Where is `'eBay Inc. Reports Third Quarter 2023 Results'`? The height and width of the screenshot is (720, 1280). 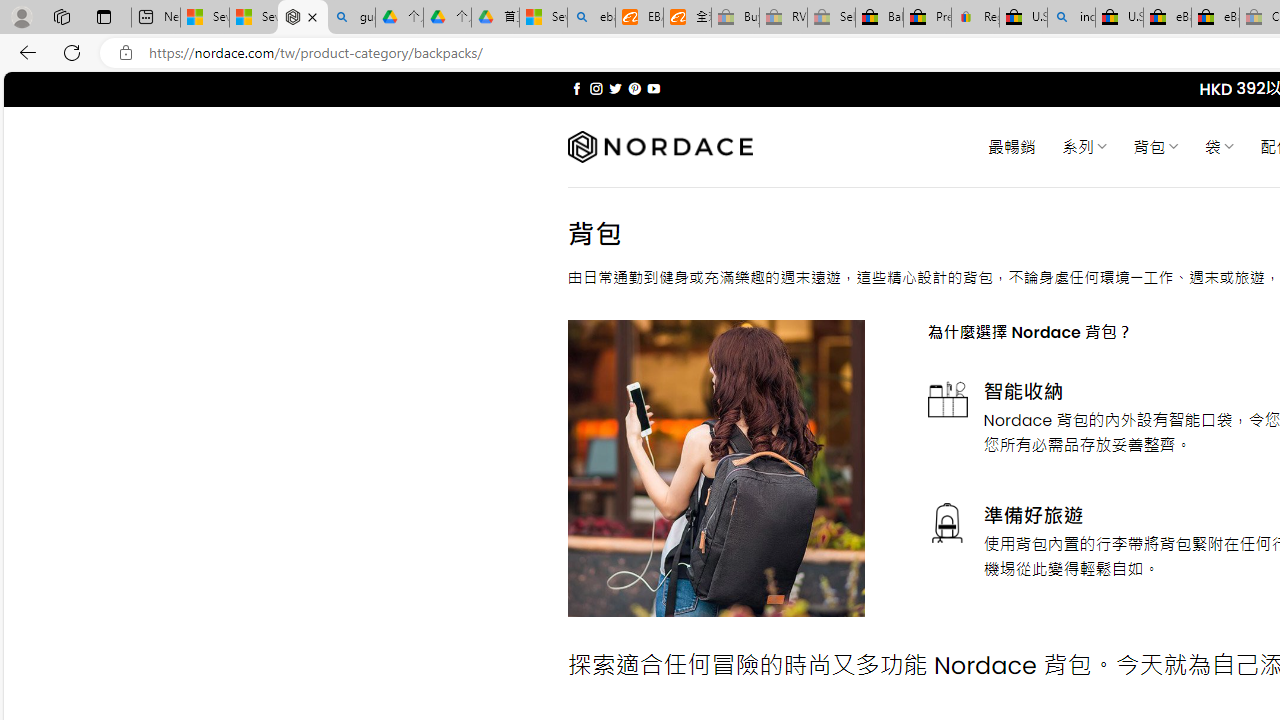 'eBay Inc. Reports Third Quarter 2023 Results' is located at coordinates (1214, 17).